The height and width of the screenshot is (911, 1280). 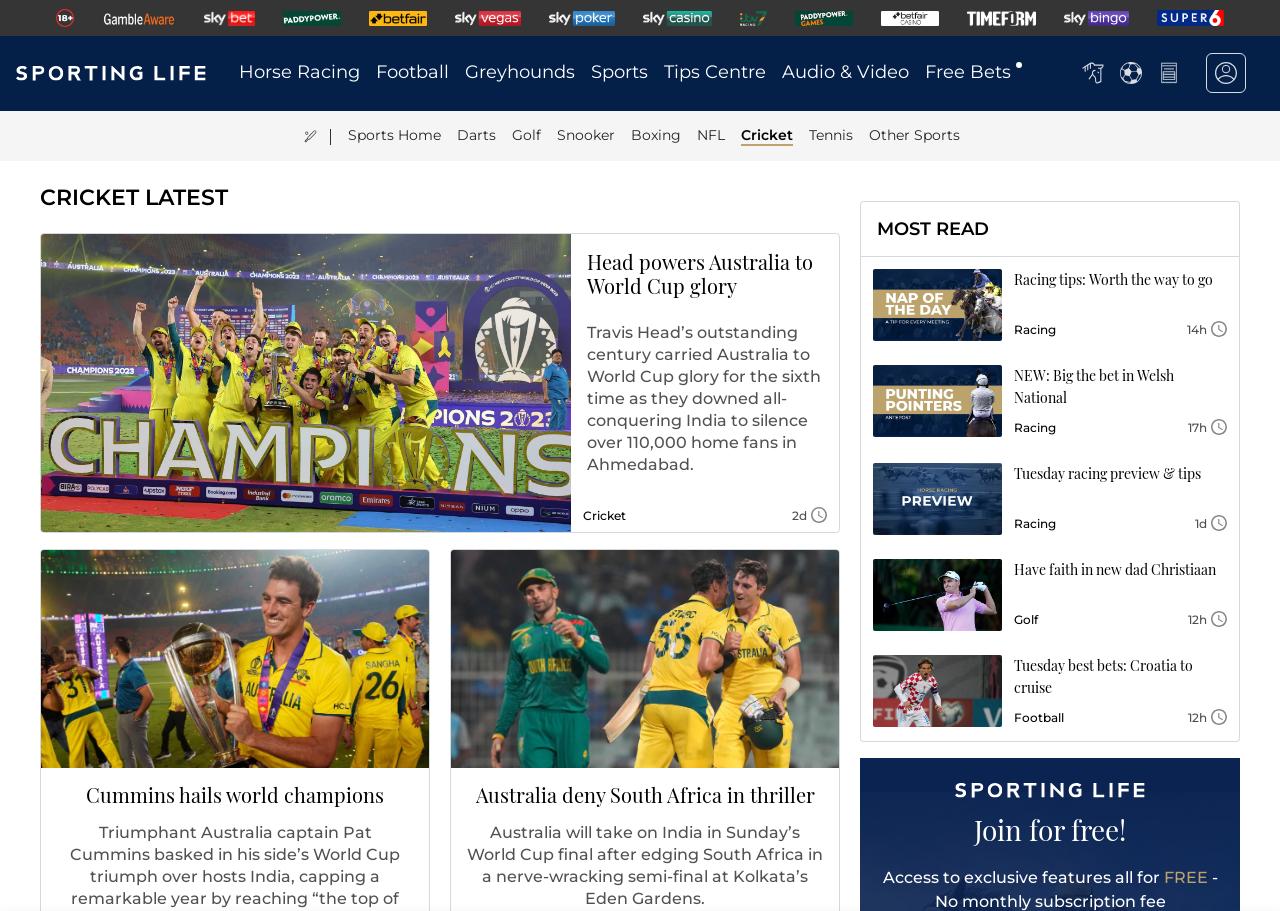 I want to click on 'Access to exclusive features all for', so click(x=1022, y=876).